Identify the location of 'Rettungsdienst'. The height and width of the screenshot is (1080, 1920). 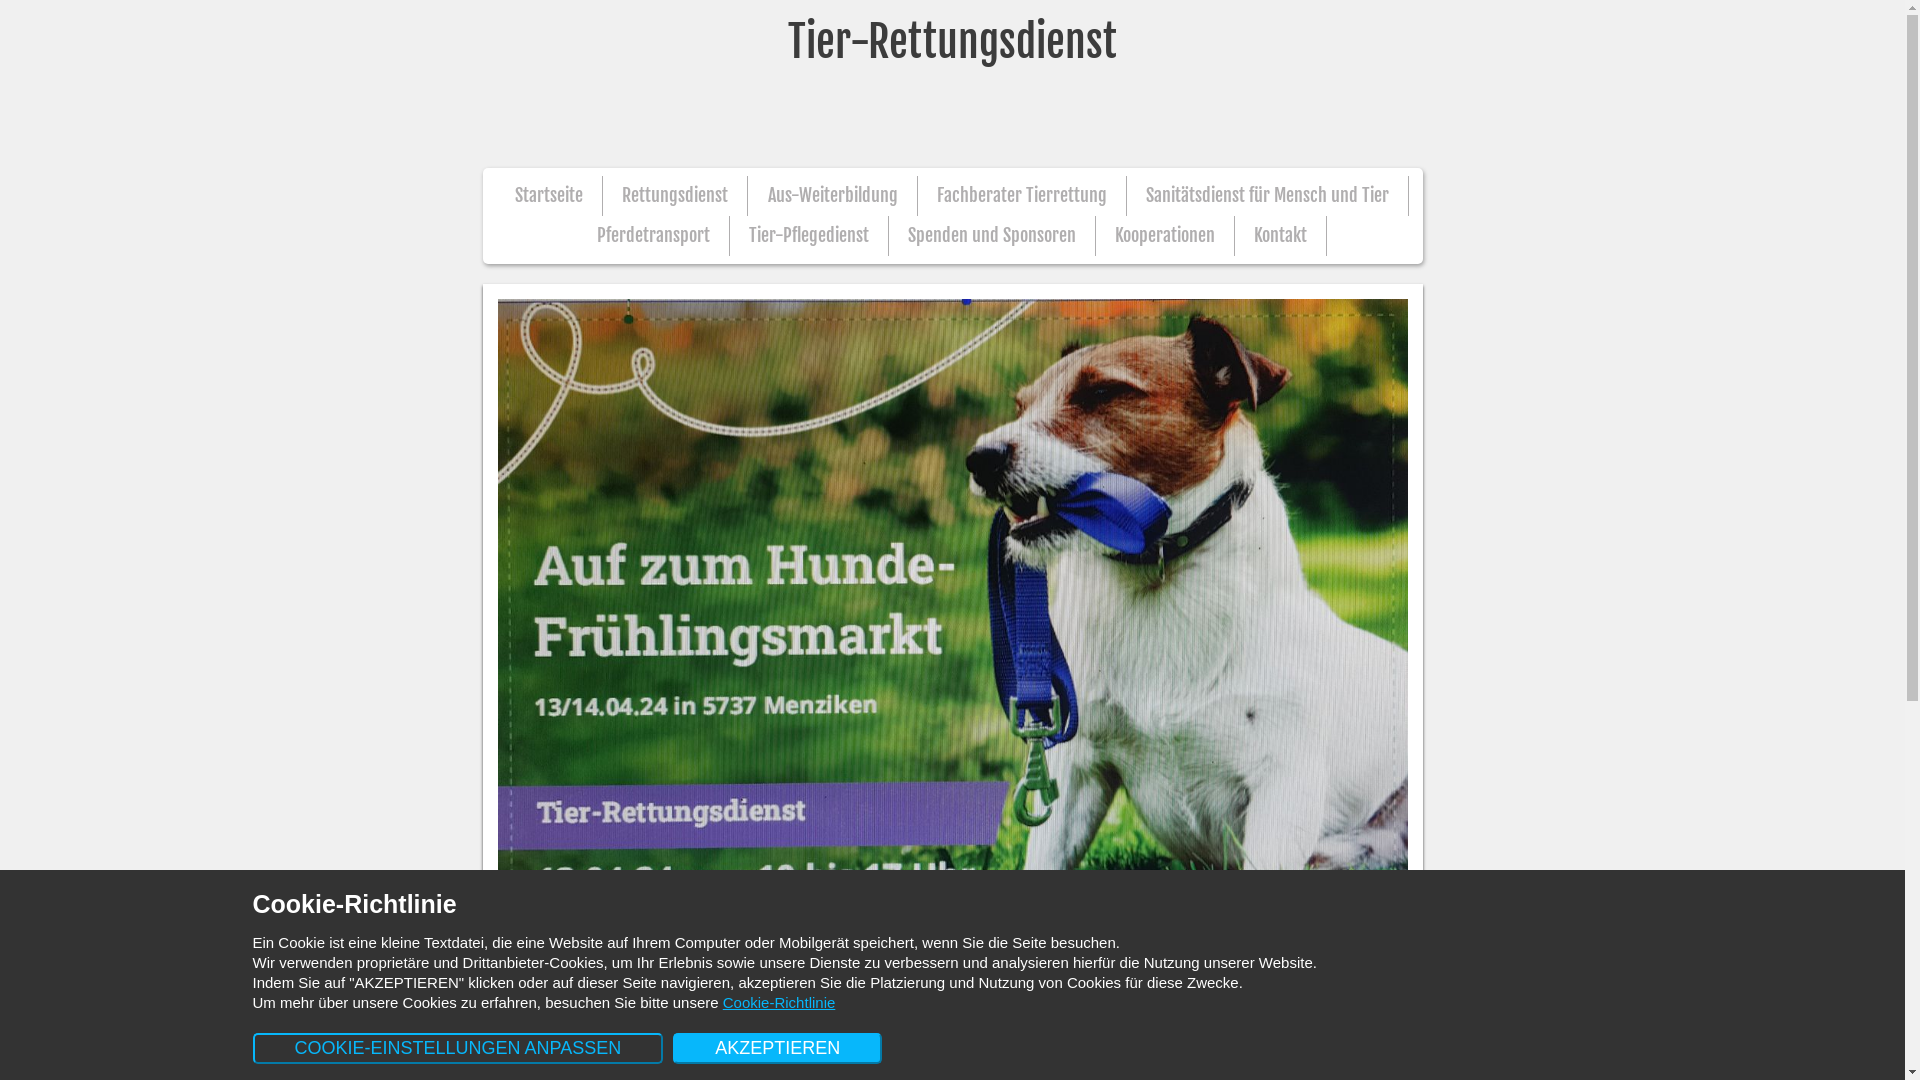
(675, 196).